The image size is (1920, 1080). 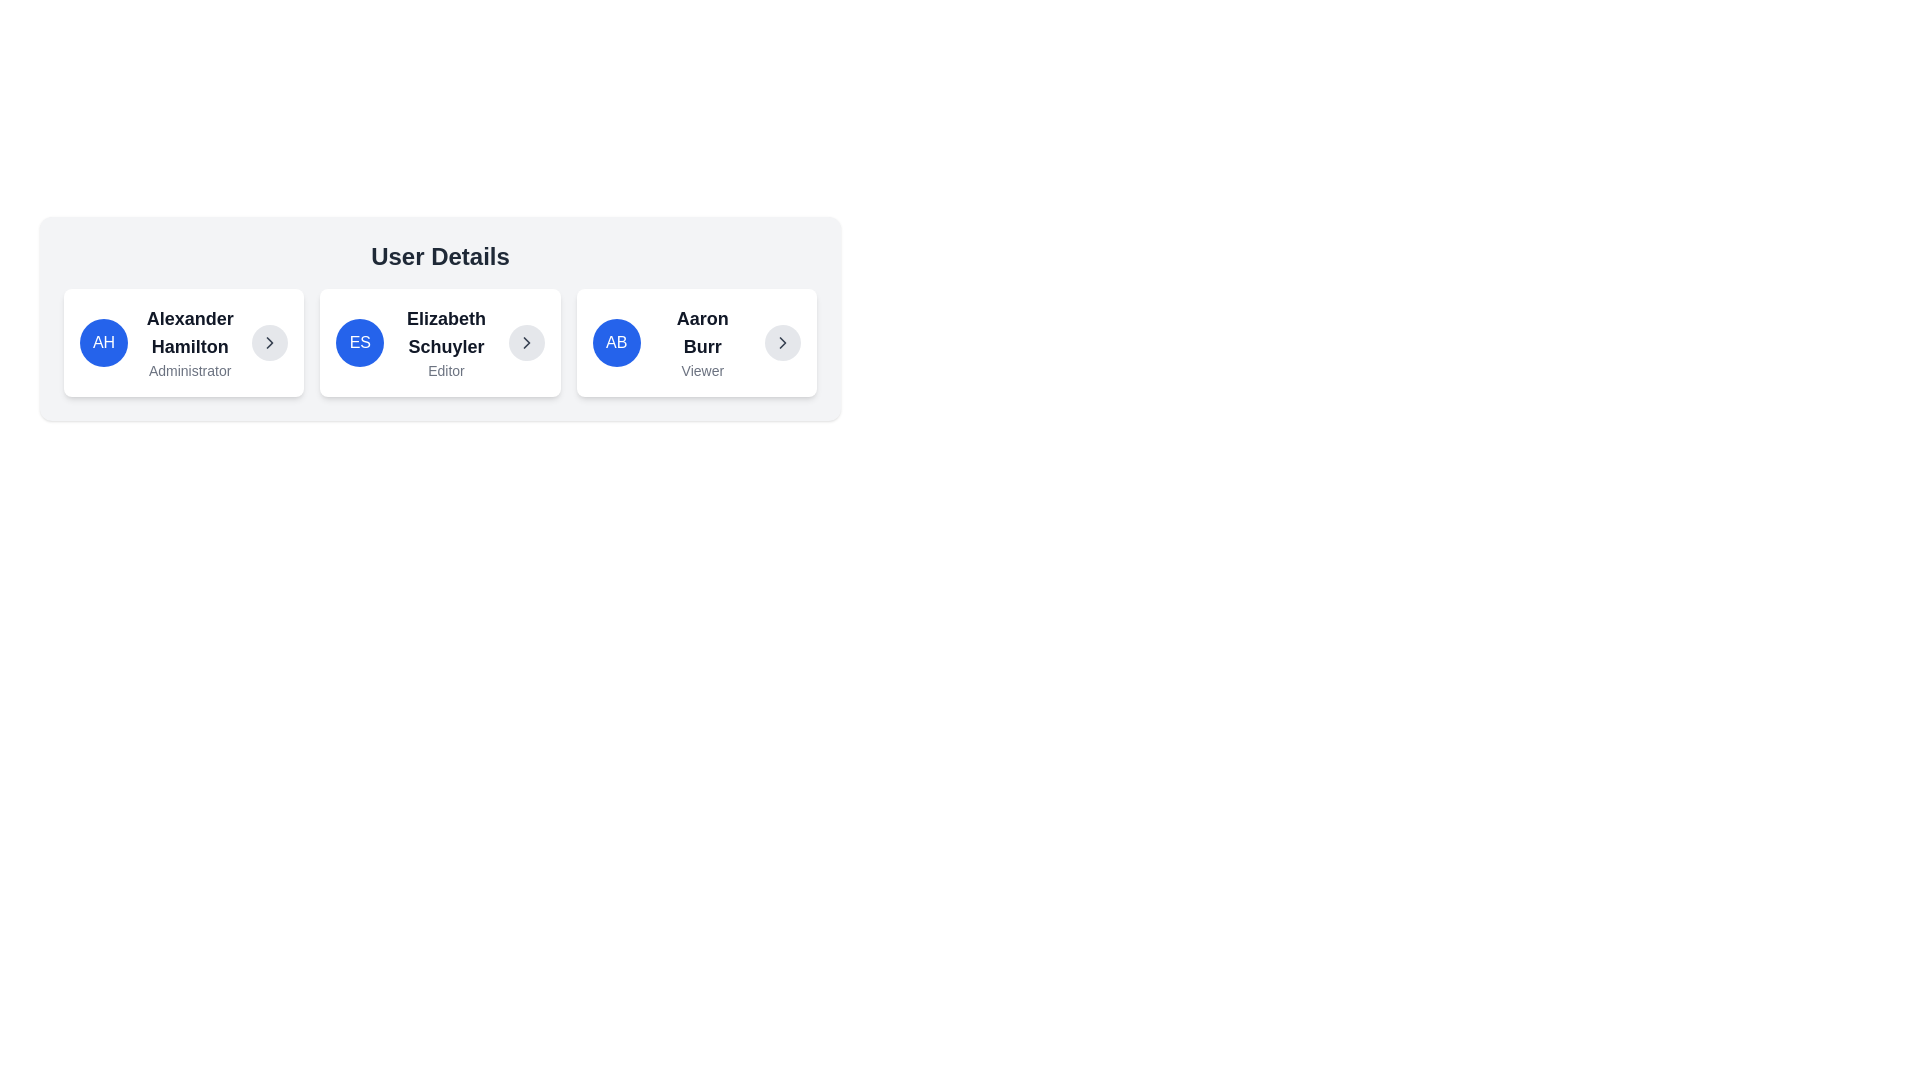 I want to click on the right-facing chevron icon within the circular button located in the 'User Details' section below 'Alexander Hamilton', so click(x=269, y=342).